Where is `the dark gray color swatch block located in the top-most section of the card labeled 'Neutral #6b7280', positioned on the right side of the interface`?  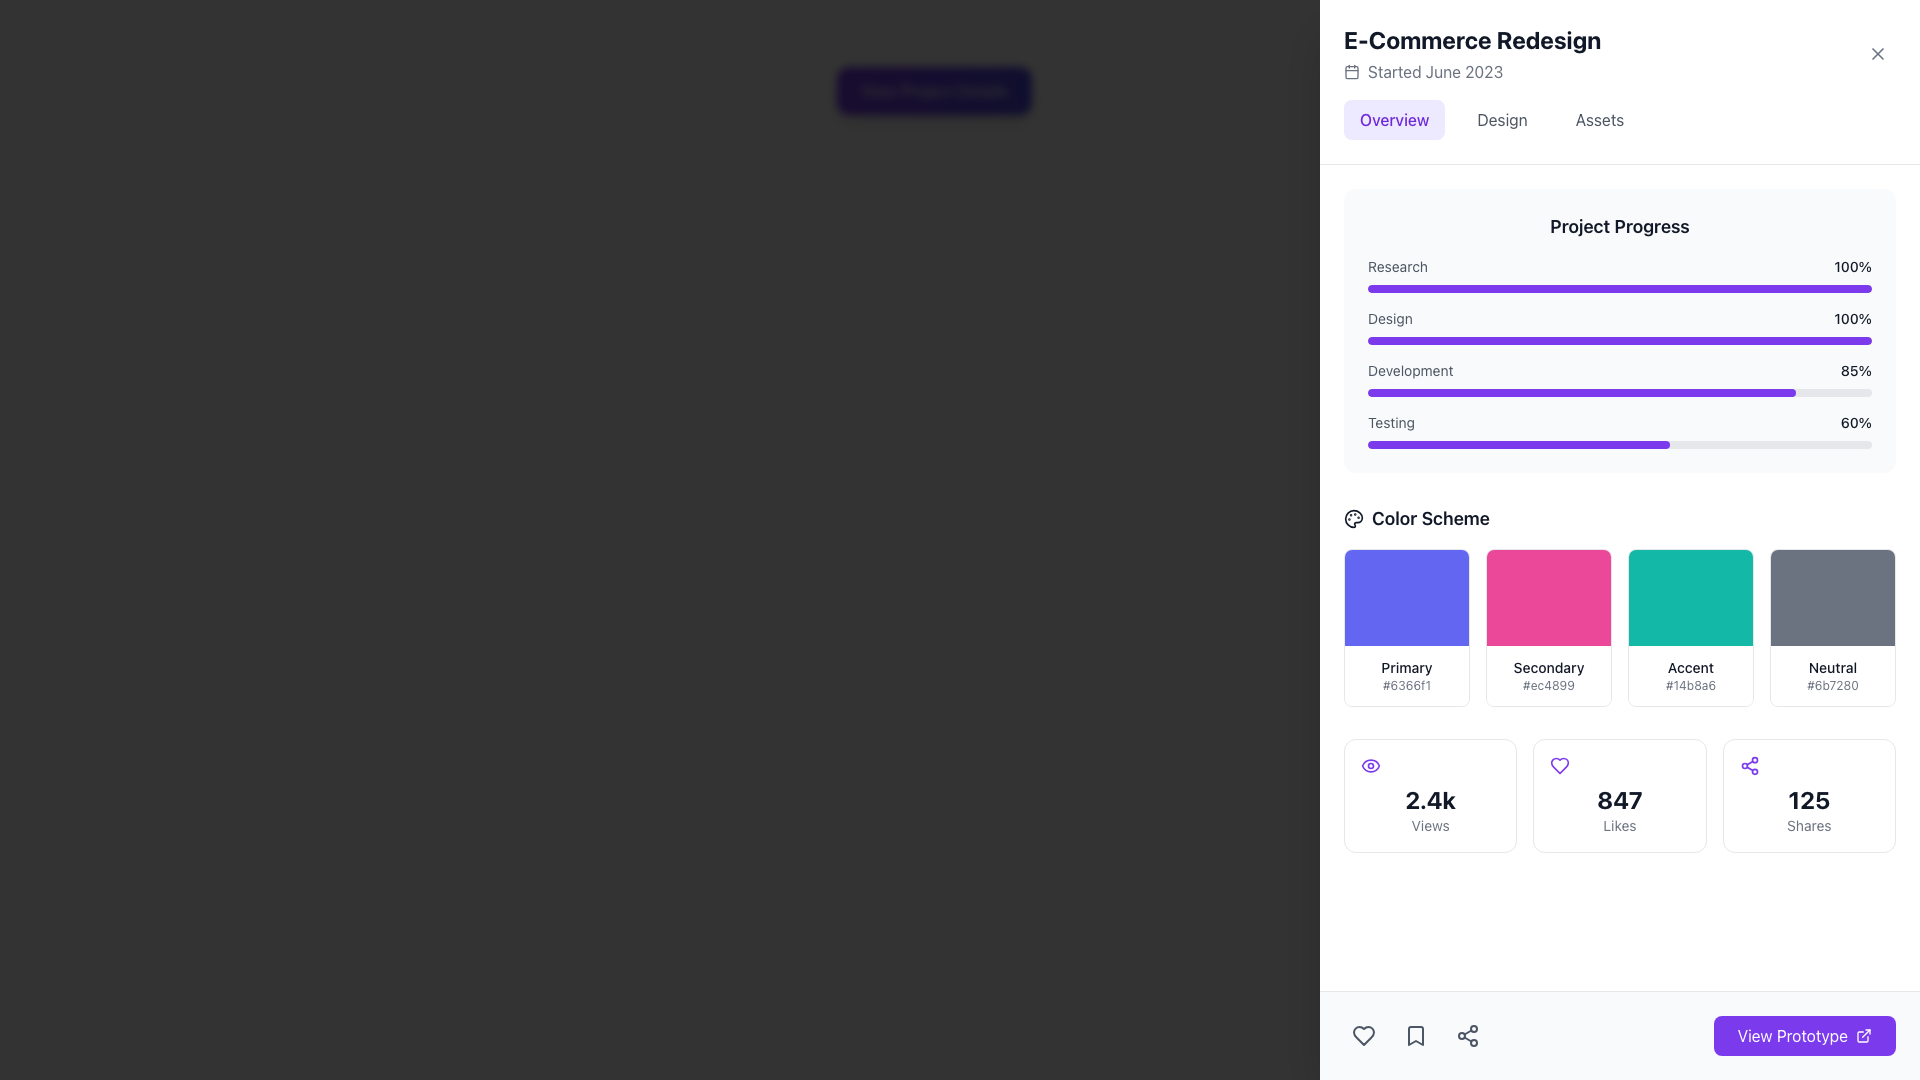 the dark gray color swatch block located in the top-most section of the card labeled 'Neutral #6b7280', positioned on the right side of the interface is located at coordinates (1833, 596).